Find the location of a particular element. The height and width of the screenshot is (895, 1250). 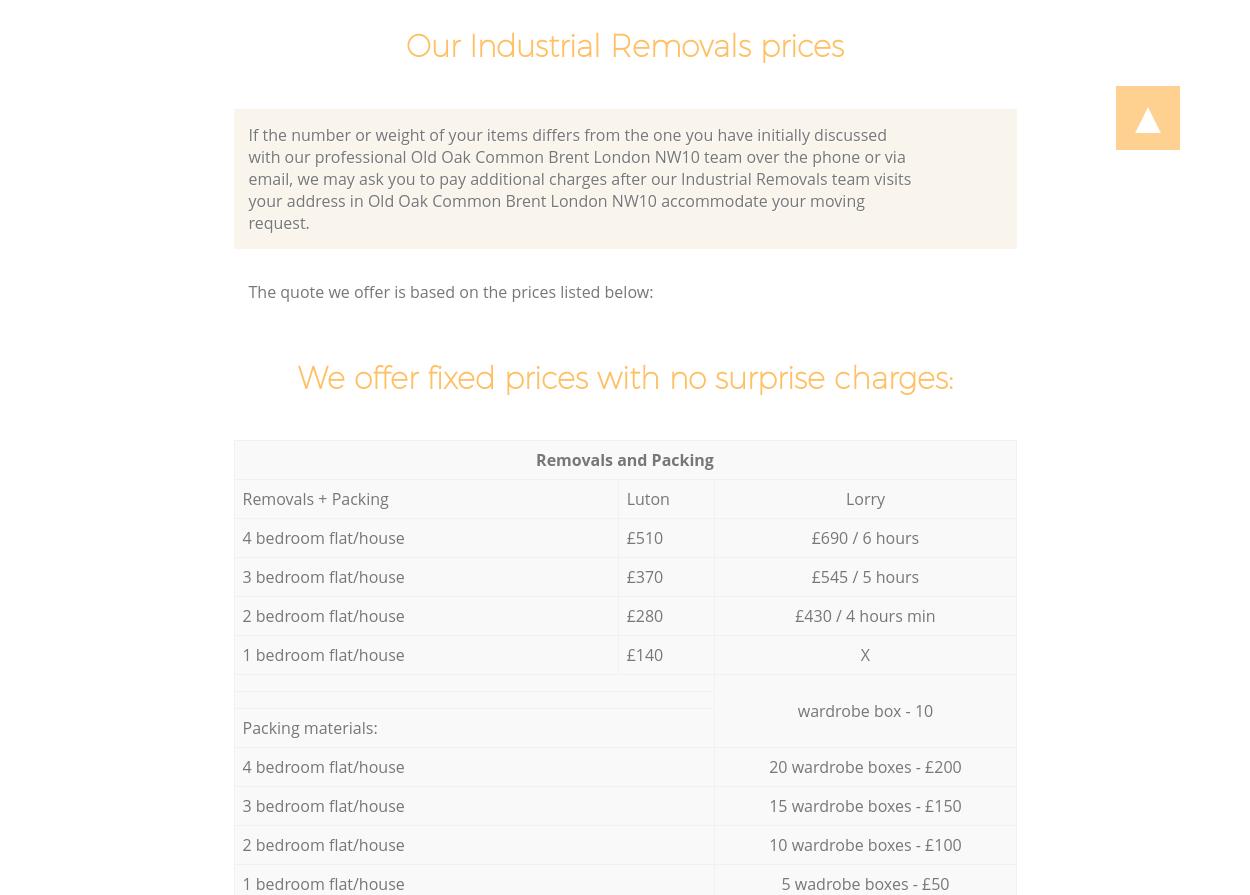

'£280' is located at coordinates (644, 615).